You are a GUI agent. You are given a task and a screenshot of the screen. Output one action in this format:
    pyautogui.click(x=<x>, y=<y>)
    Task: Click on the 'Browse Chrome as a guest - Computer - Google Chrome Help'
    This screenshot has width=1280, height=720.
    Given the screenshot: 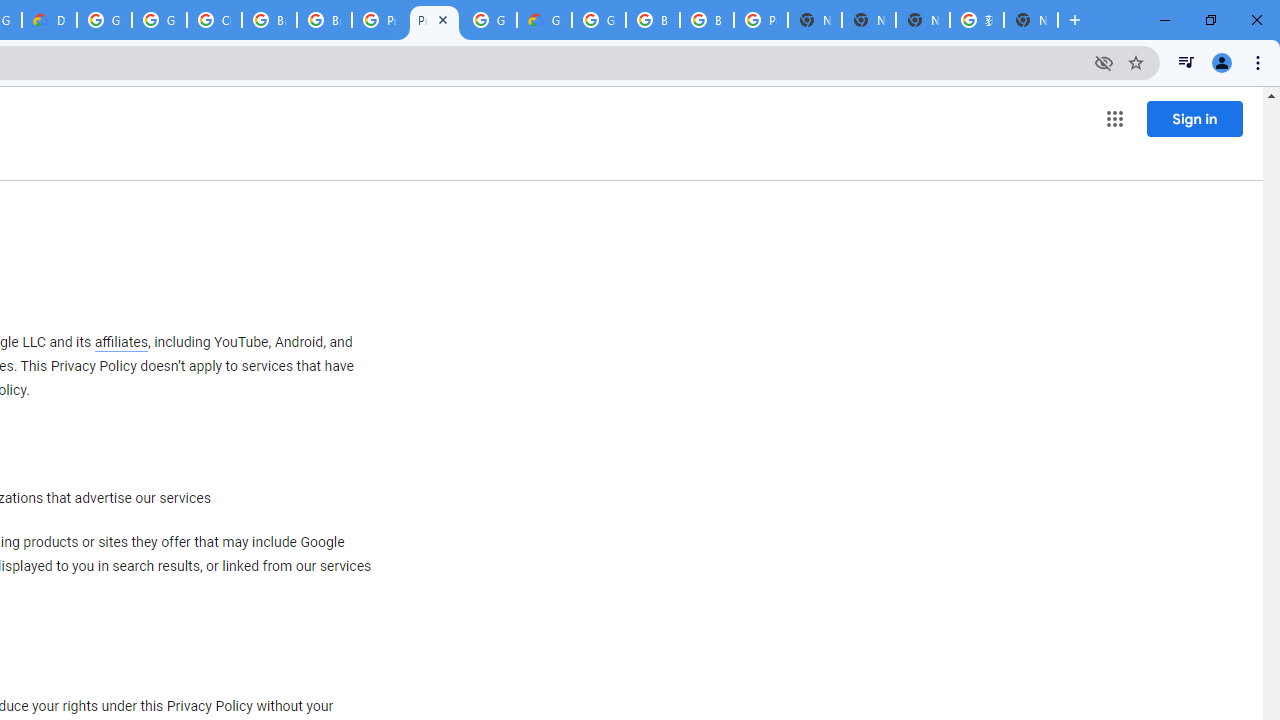 What is the action you would take?
    pyautogui.click(x=268, y=20)
    